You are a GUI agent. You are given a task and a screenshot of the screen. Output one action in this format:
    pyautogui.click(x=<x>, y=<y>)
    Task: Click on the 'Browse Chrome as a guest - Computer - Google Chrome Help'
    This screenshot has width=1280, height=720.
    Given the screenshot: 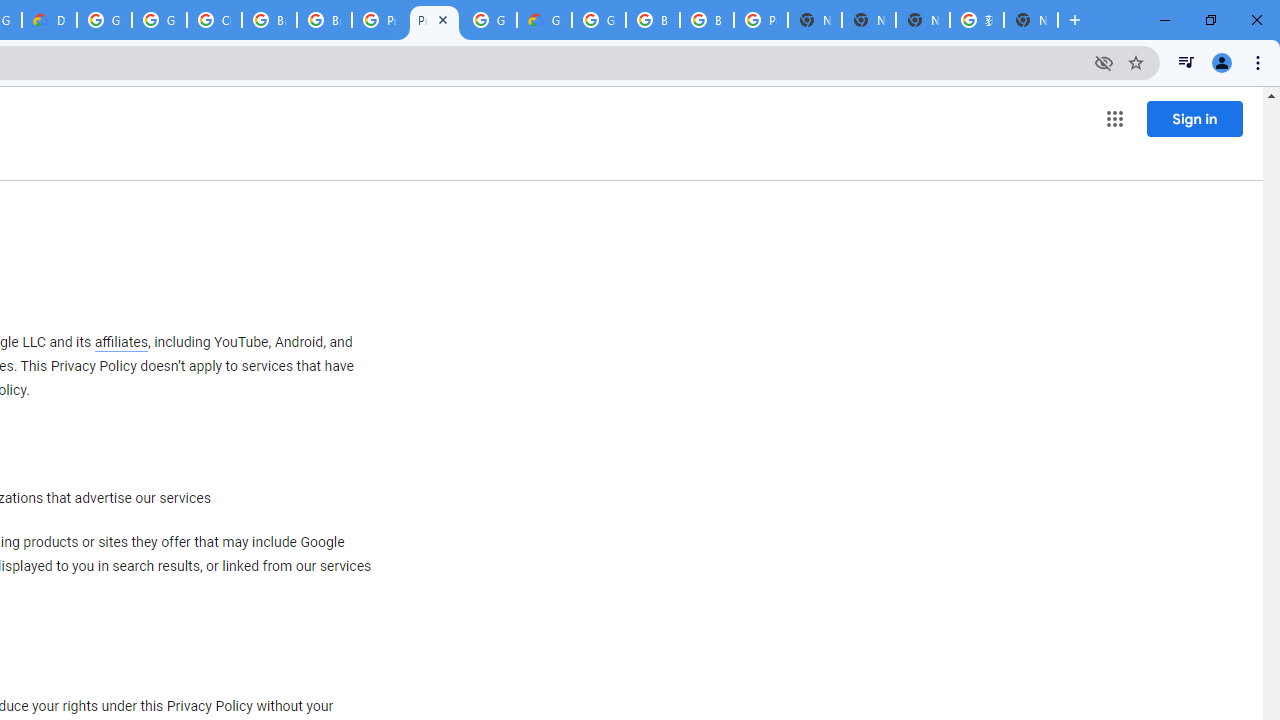 What is the action you would take?
    pyautogui.click(x=268, y=20)
    